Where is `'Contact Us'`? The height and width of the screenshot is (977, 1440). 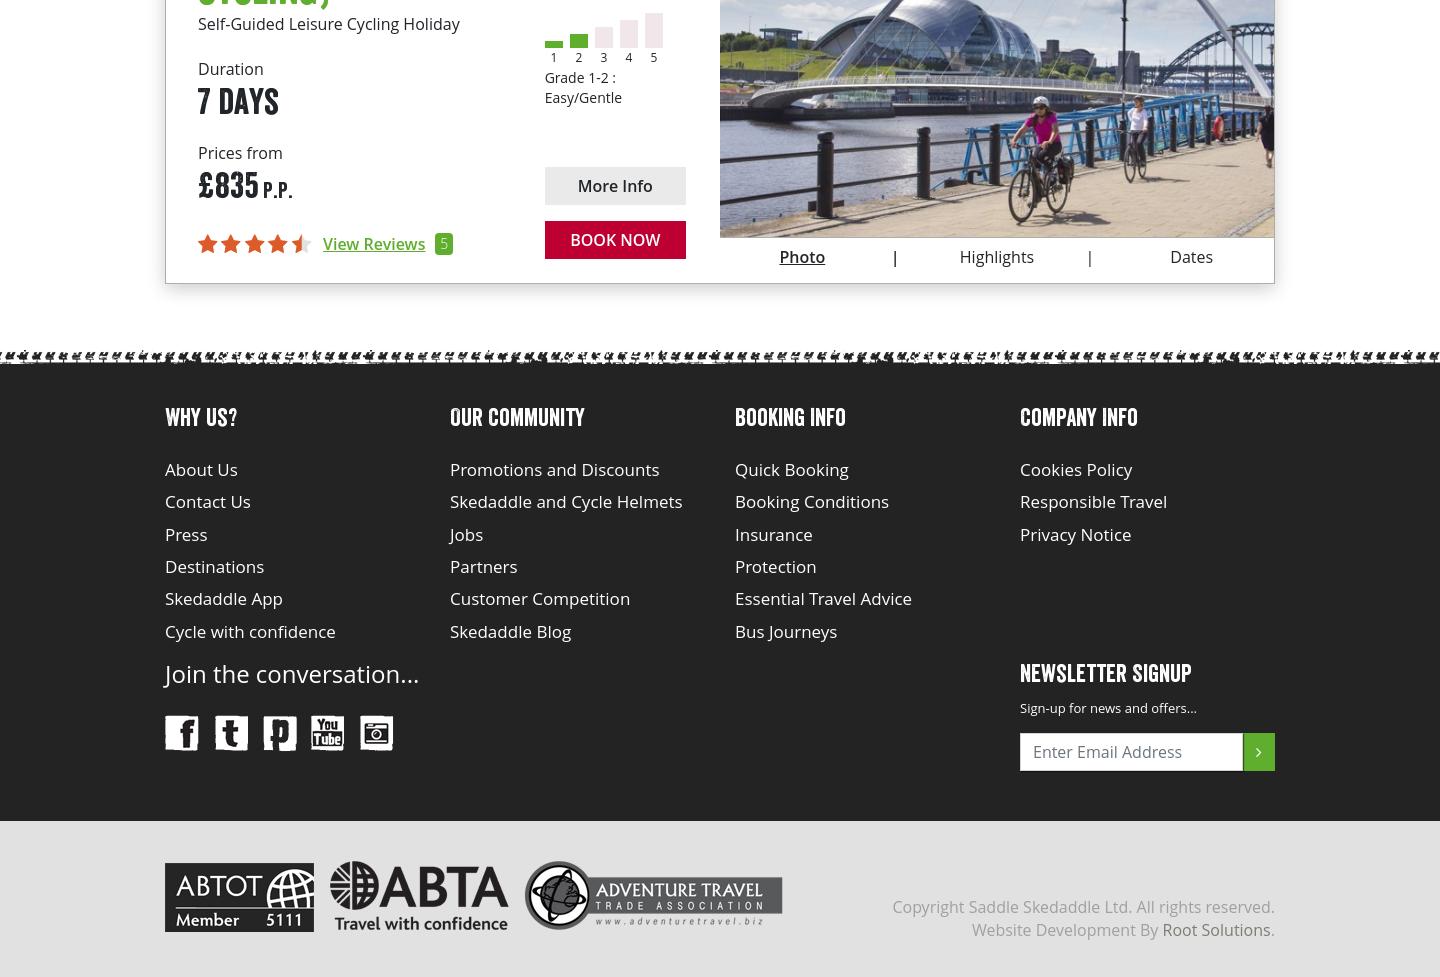
'Contact Us' is located at coordinates (207, 500).